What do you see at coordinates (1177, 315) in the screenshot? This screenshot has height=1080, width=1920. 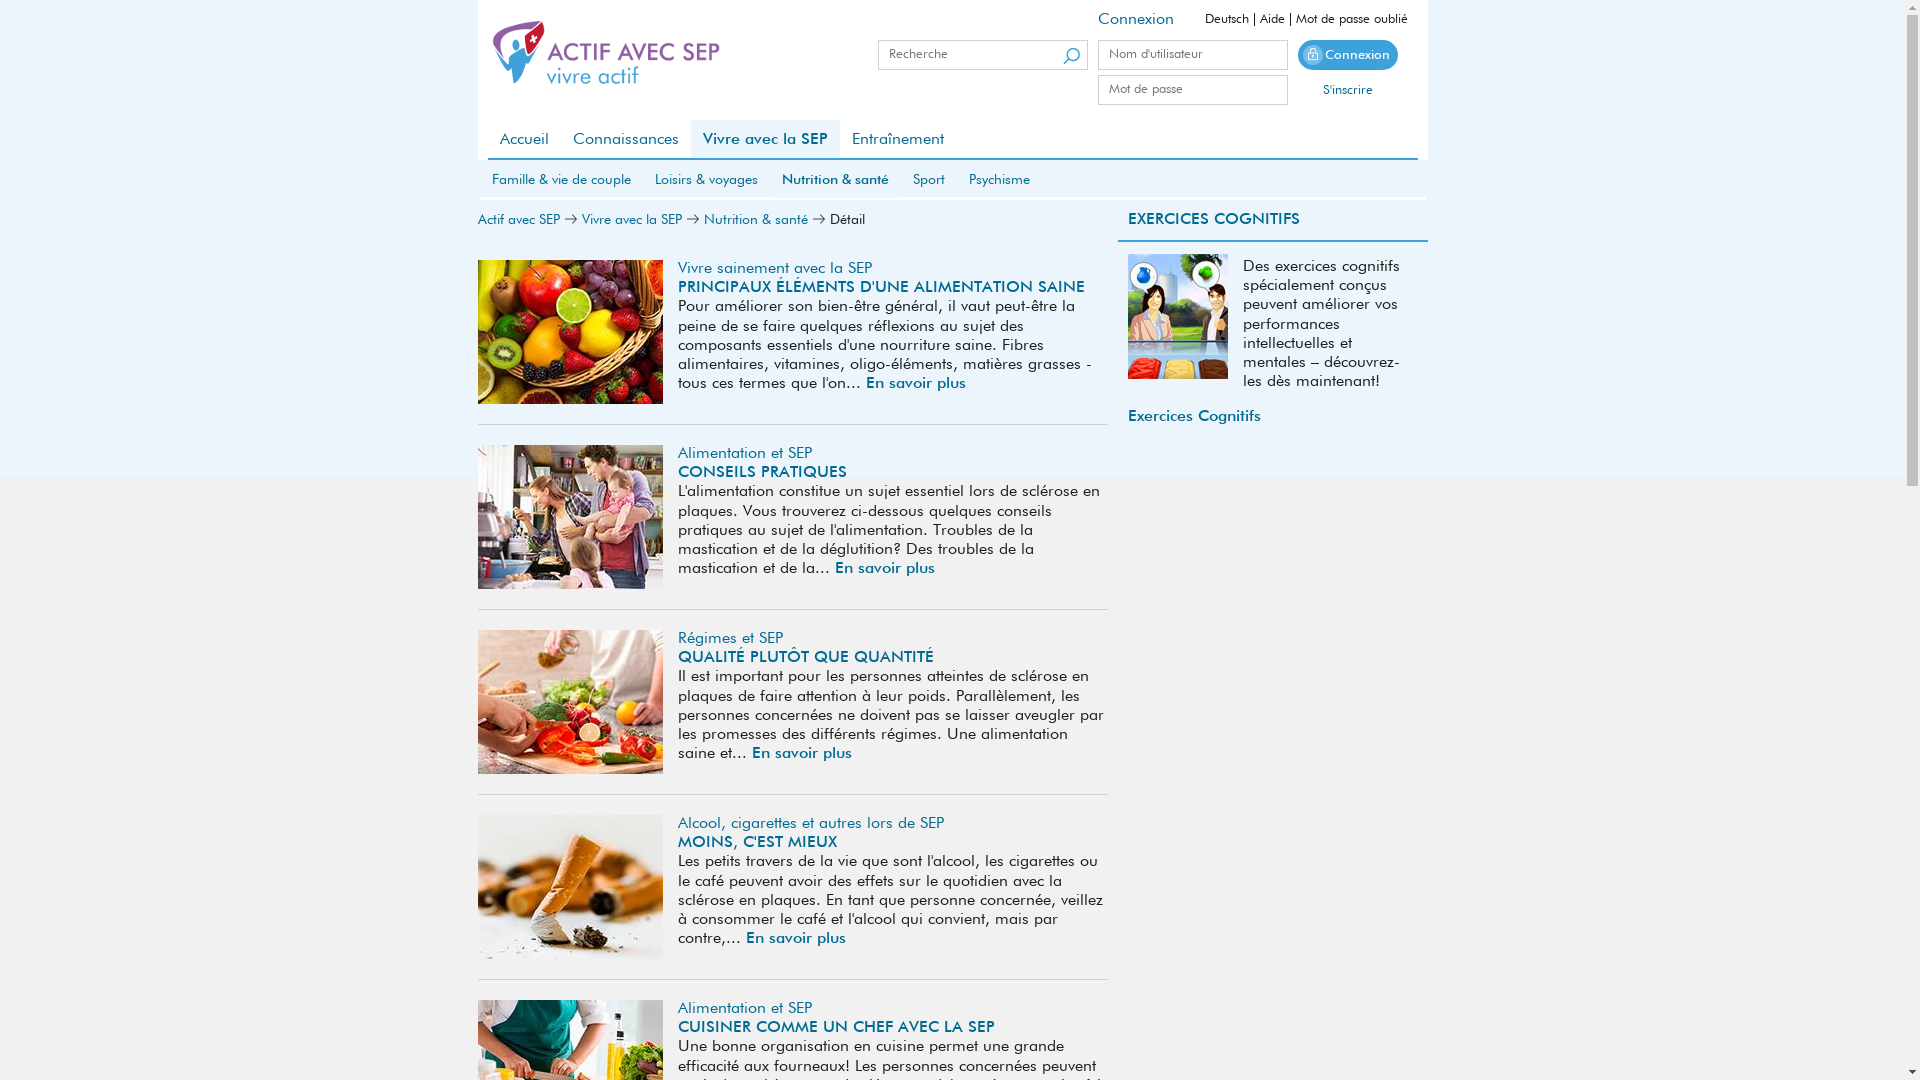 I see `'Kognitives-Training 01'` at bounding box center [1177, 315].